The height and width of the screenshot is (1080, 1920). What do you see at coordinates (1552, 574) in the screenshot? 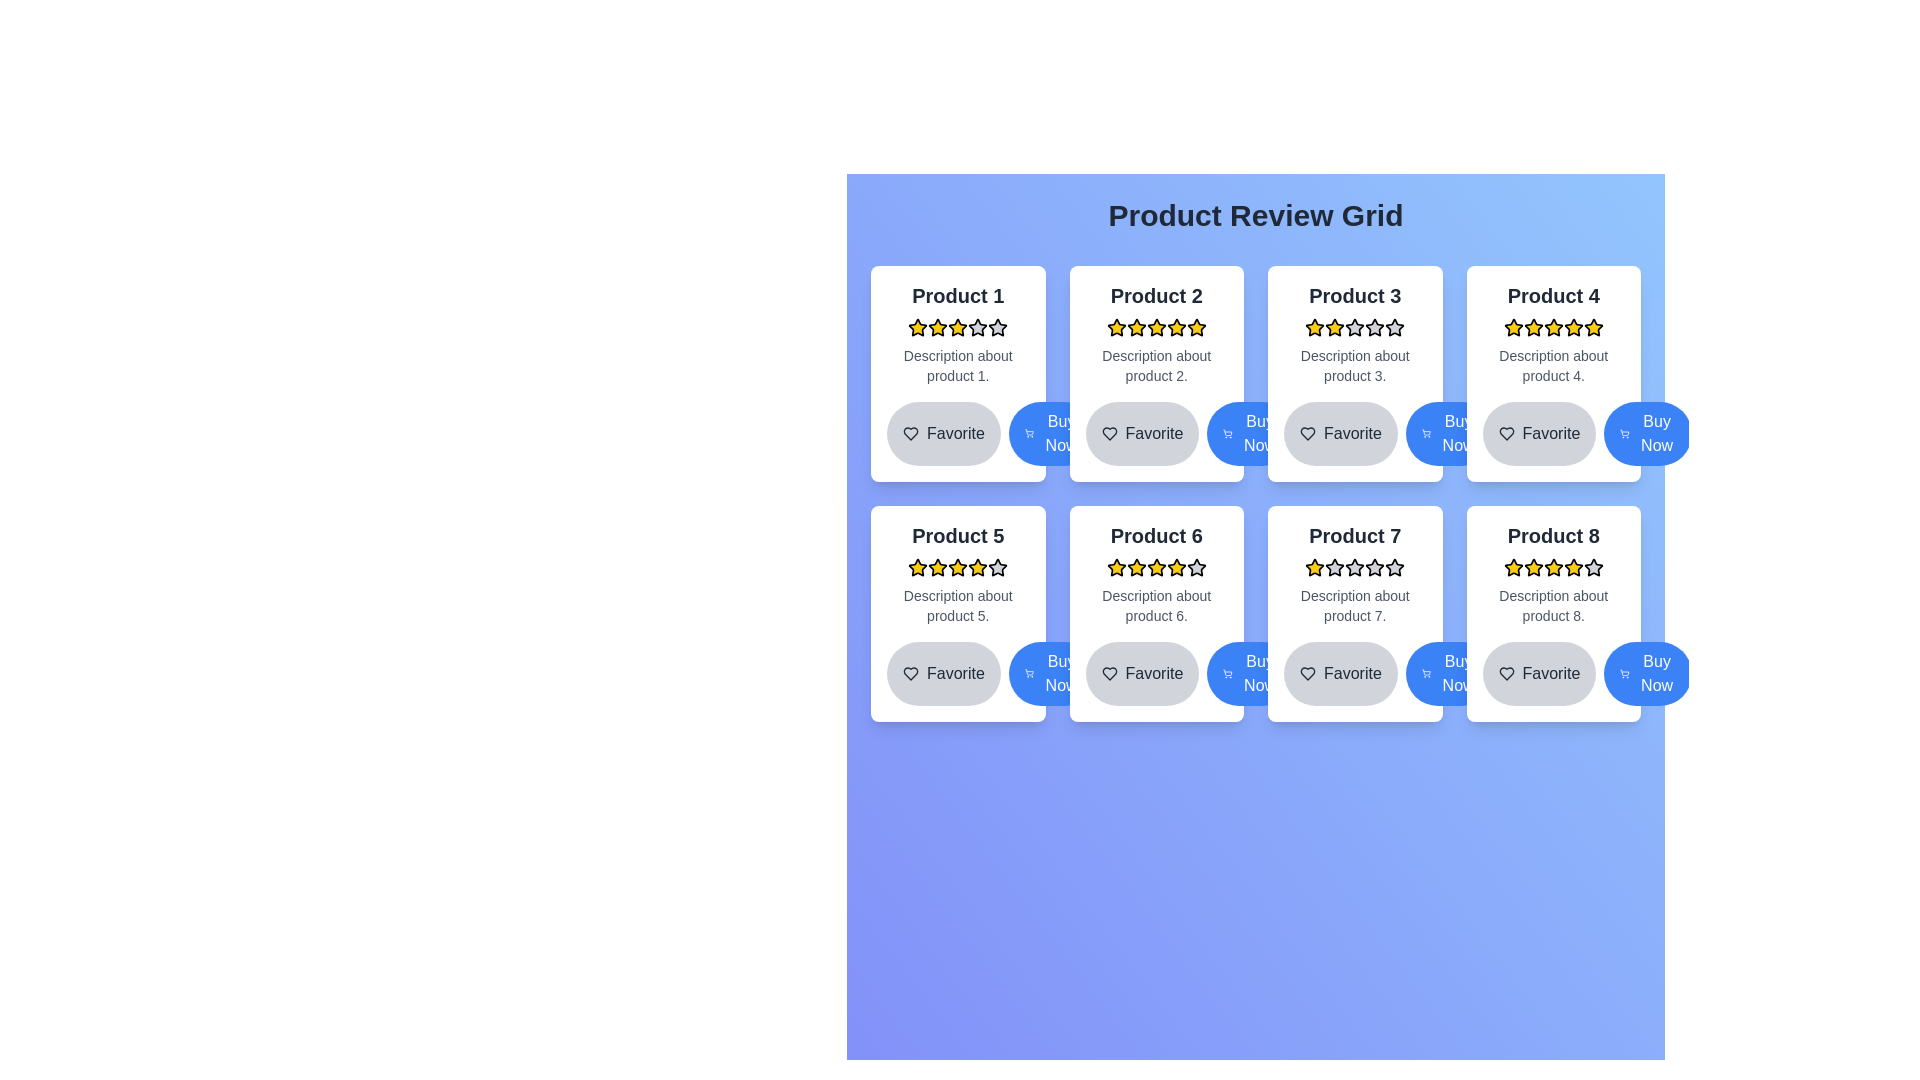
I see `the star rating in the Product information card section to interact with the rating` at bounding box center [1552, 574].